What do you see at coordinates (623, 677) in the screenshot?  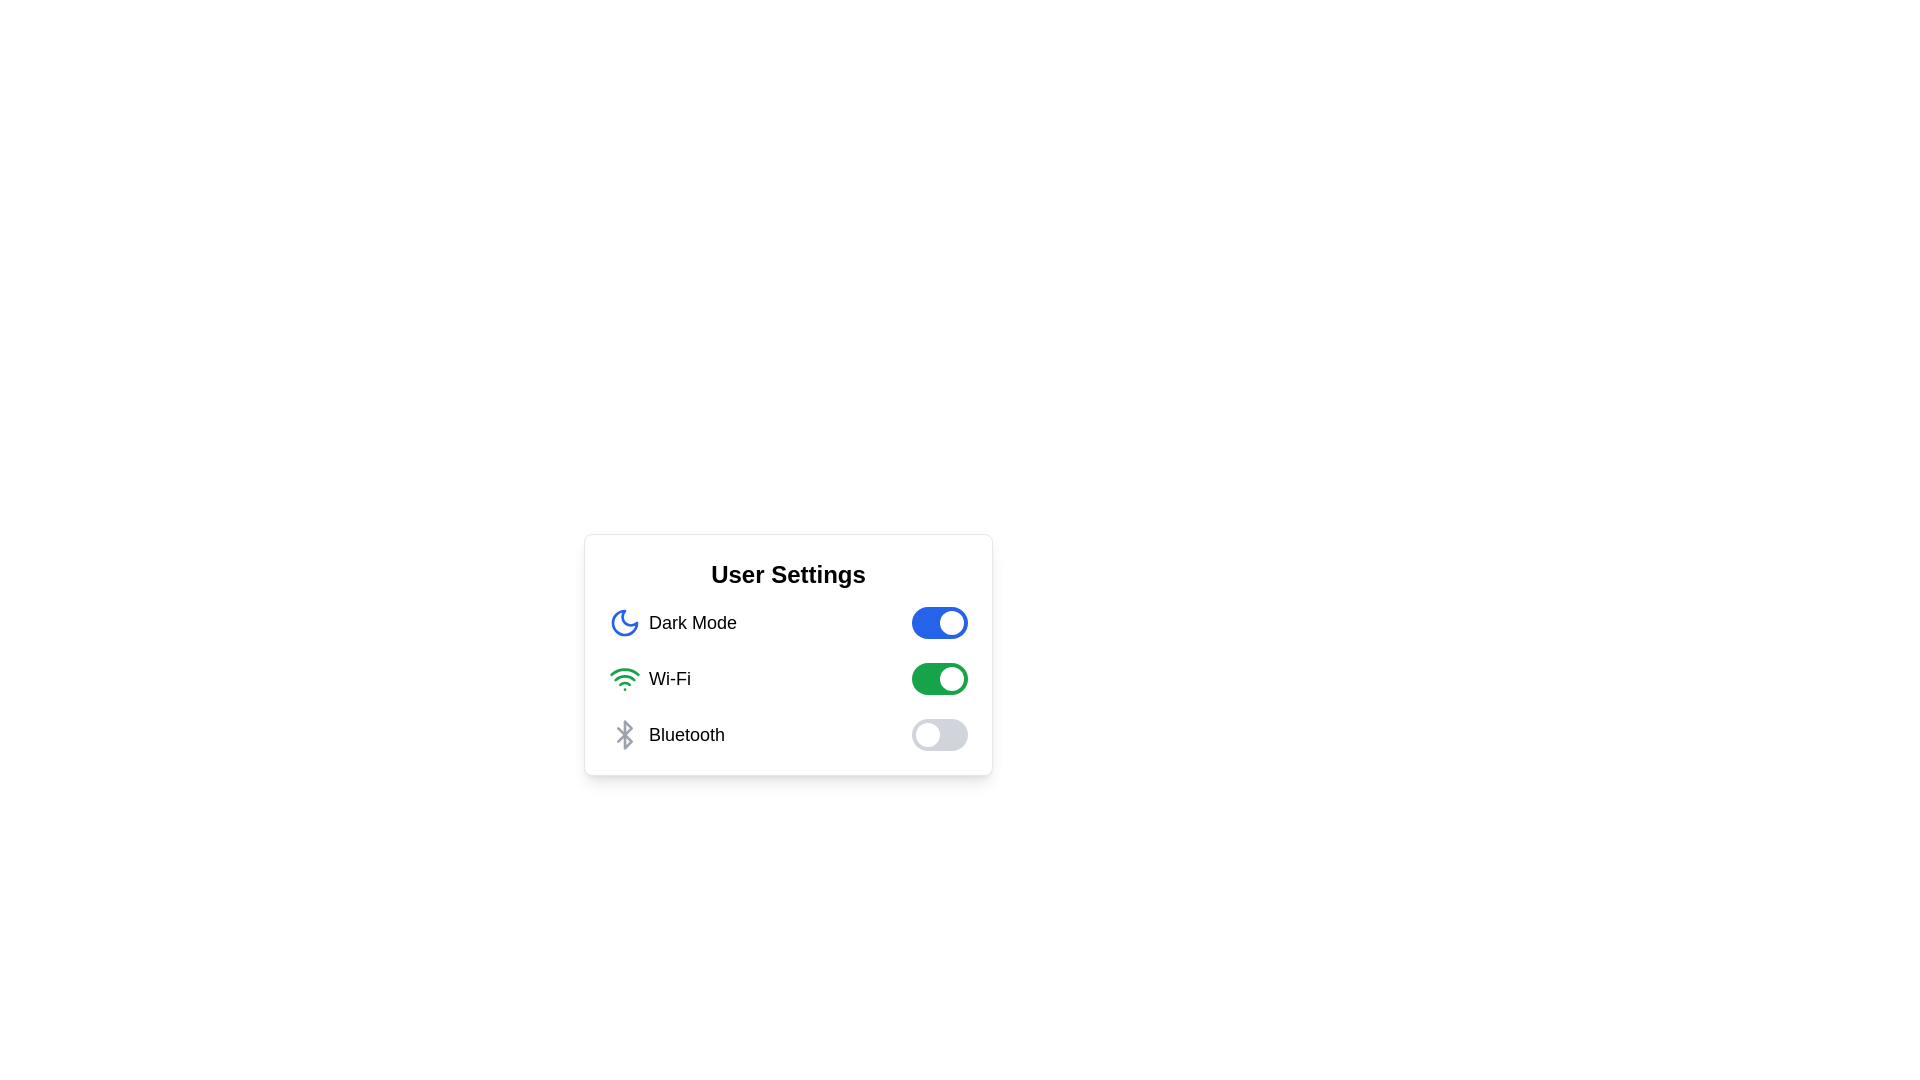 I see `the Wi-Fi signal icon, which is styled in green and located to the left of the 'Wi-Fi' text in the settings section` at bounding box center [623, 677].